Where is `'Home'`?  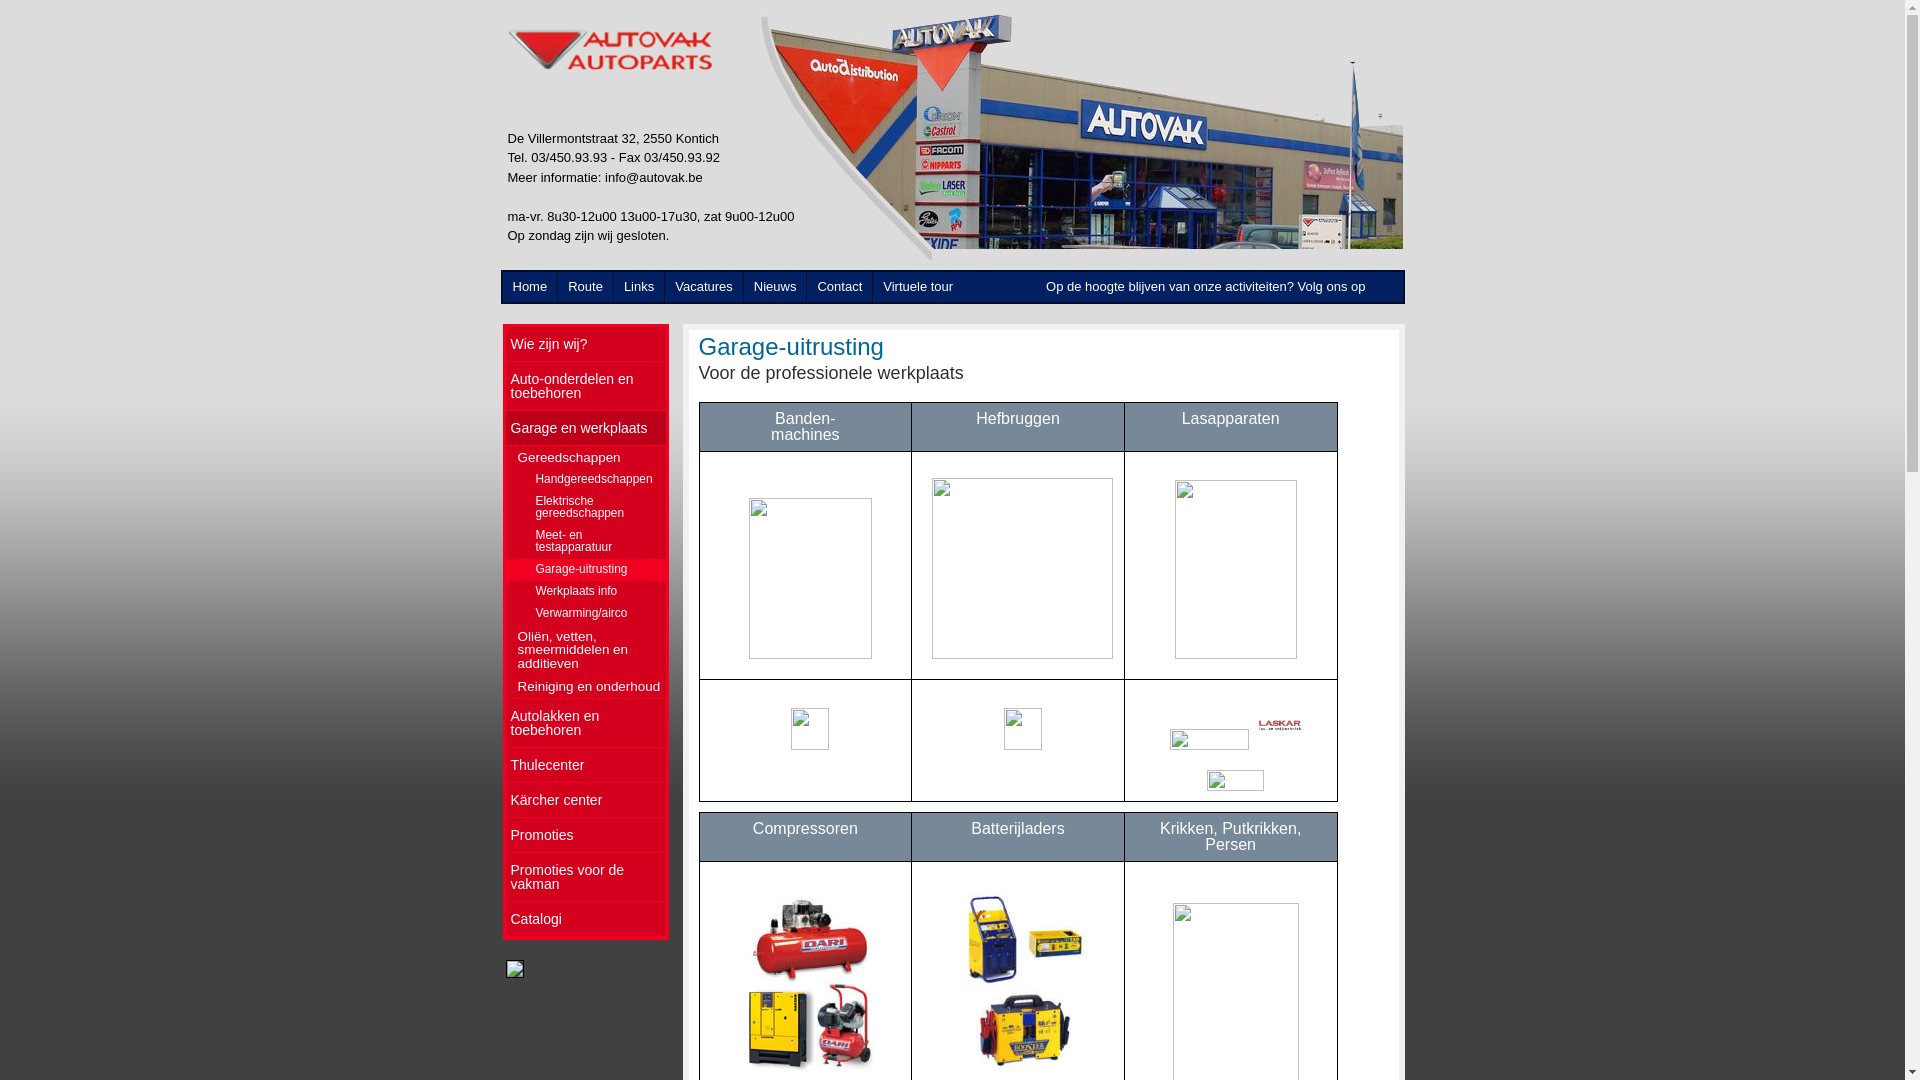 'Home' is located at coordinates (529, 287).